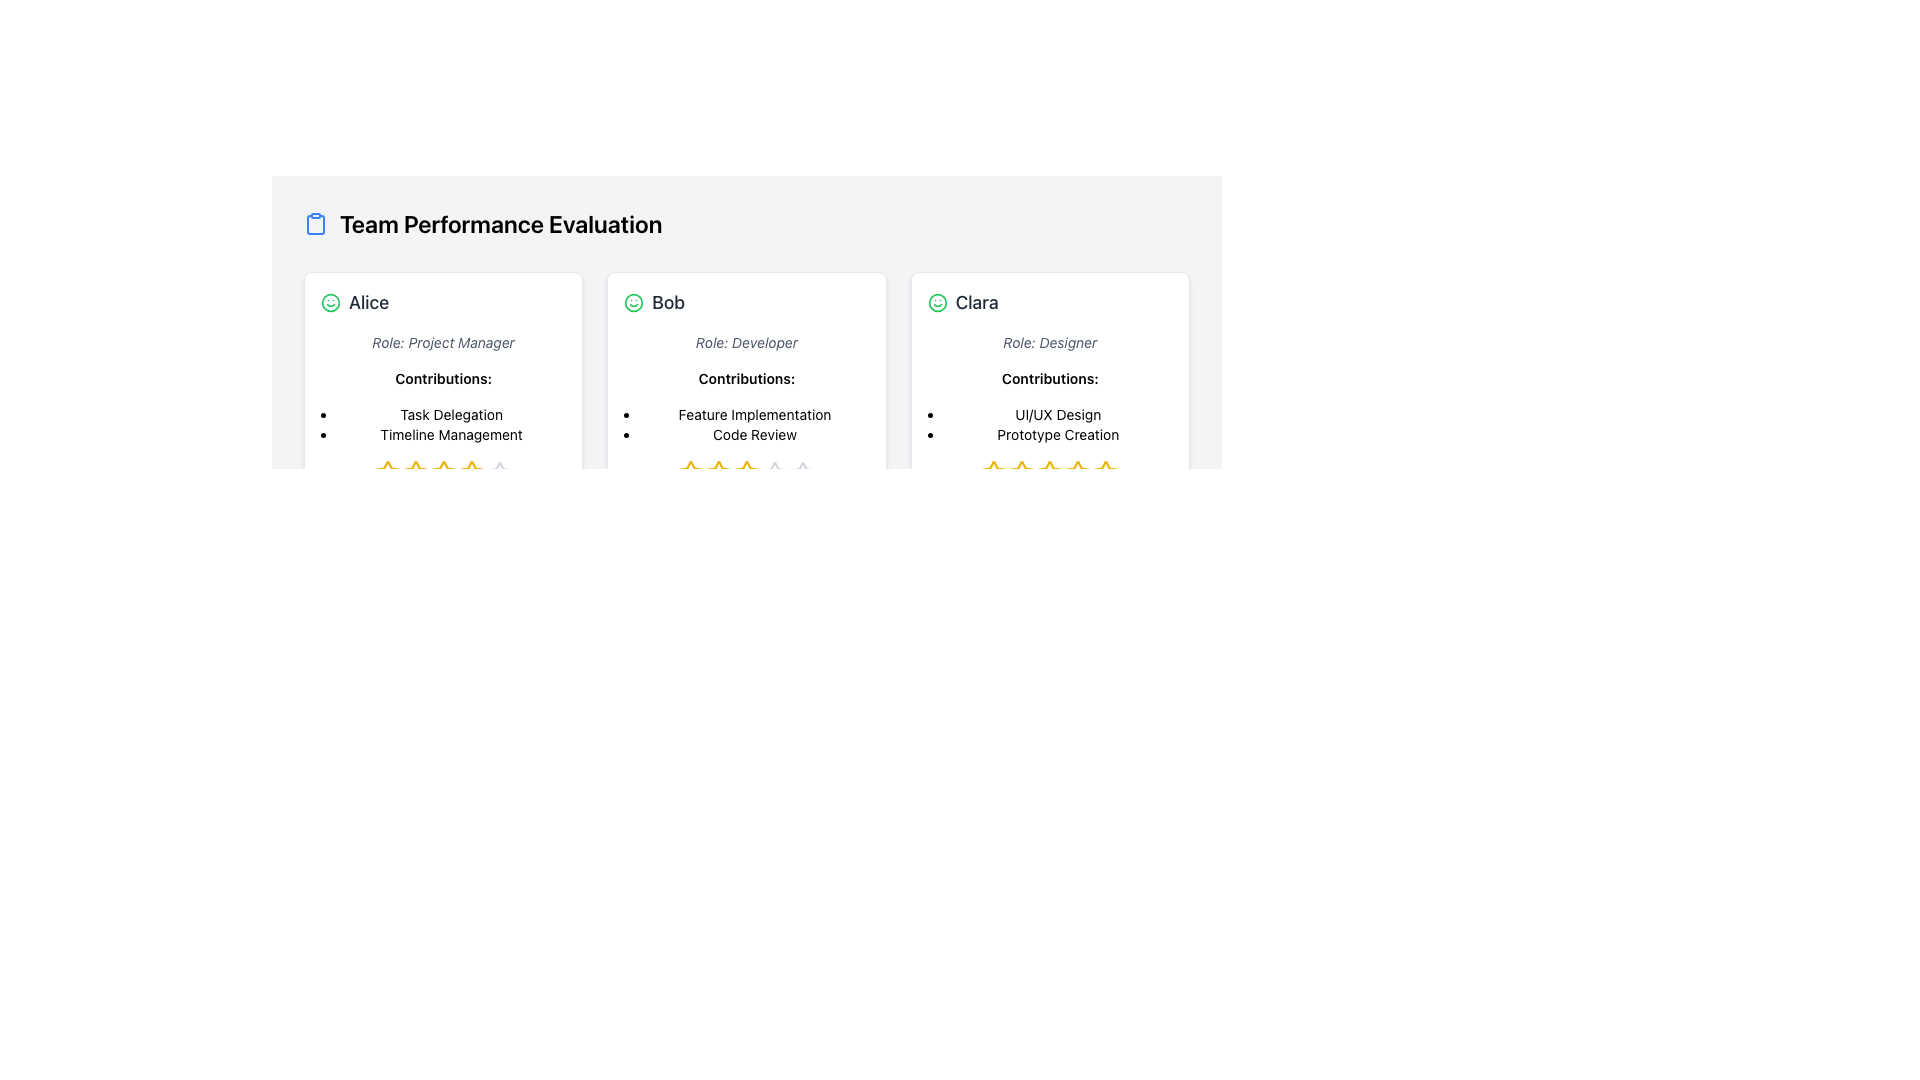  Describe the element at coordinates (691, 472) in the screenshot. I see `the third star rating icon in the 'Bob' section of the 'Team Performance Evaluation'` at that location.